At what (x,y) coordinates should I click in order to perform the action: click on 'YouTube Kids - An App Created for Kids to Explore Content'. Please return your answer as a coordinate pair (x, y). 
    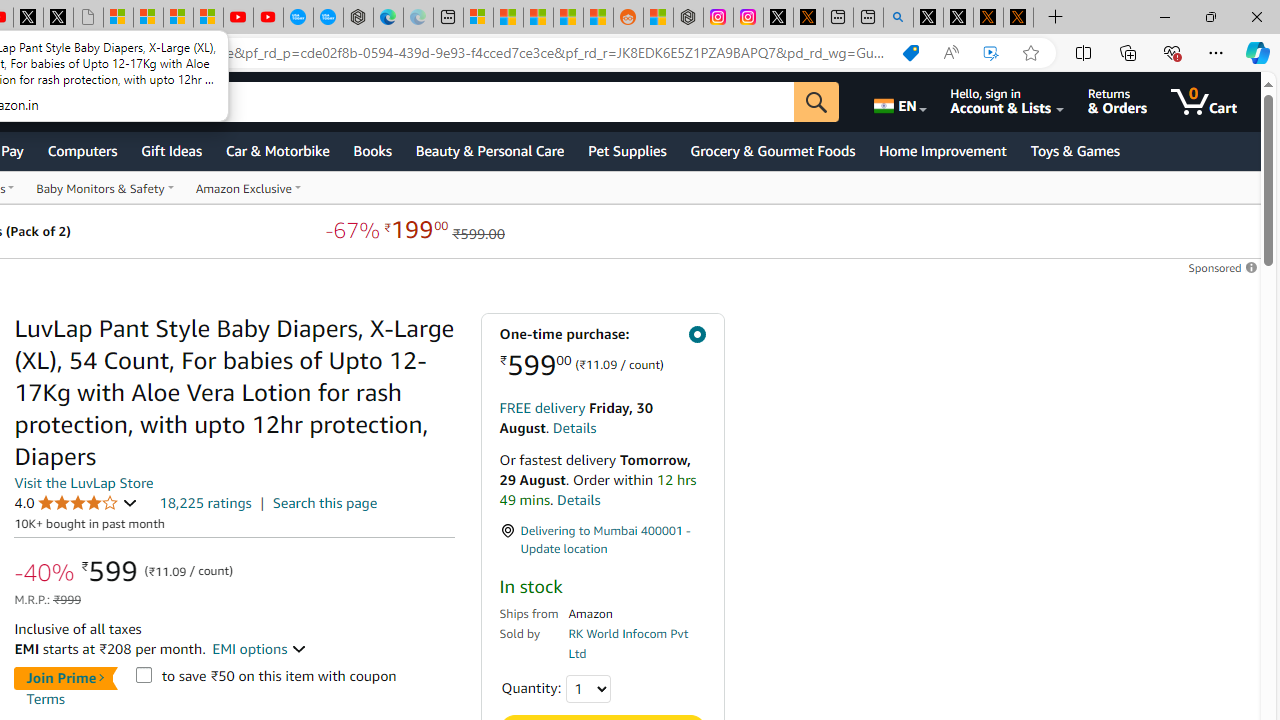
    Looking at the image, I should click on (267, 17).